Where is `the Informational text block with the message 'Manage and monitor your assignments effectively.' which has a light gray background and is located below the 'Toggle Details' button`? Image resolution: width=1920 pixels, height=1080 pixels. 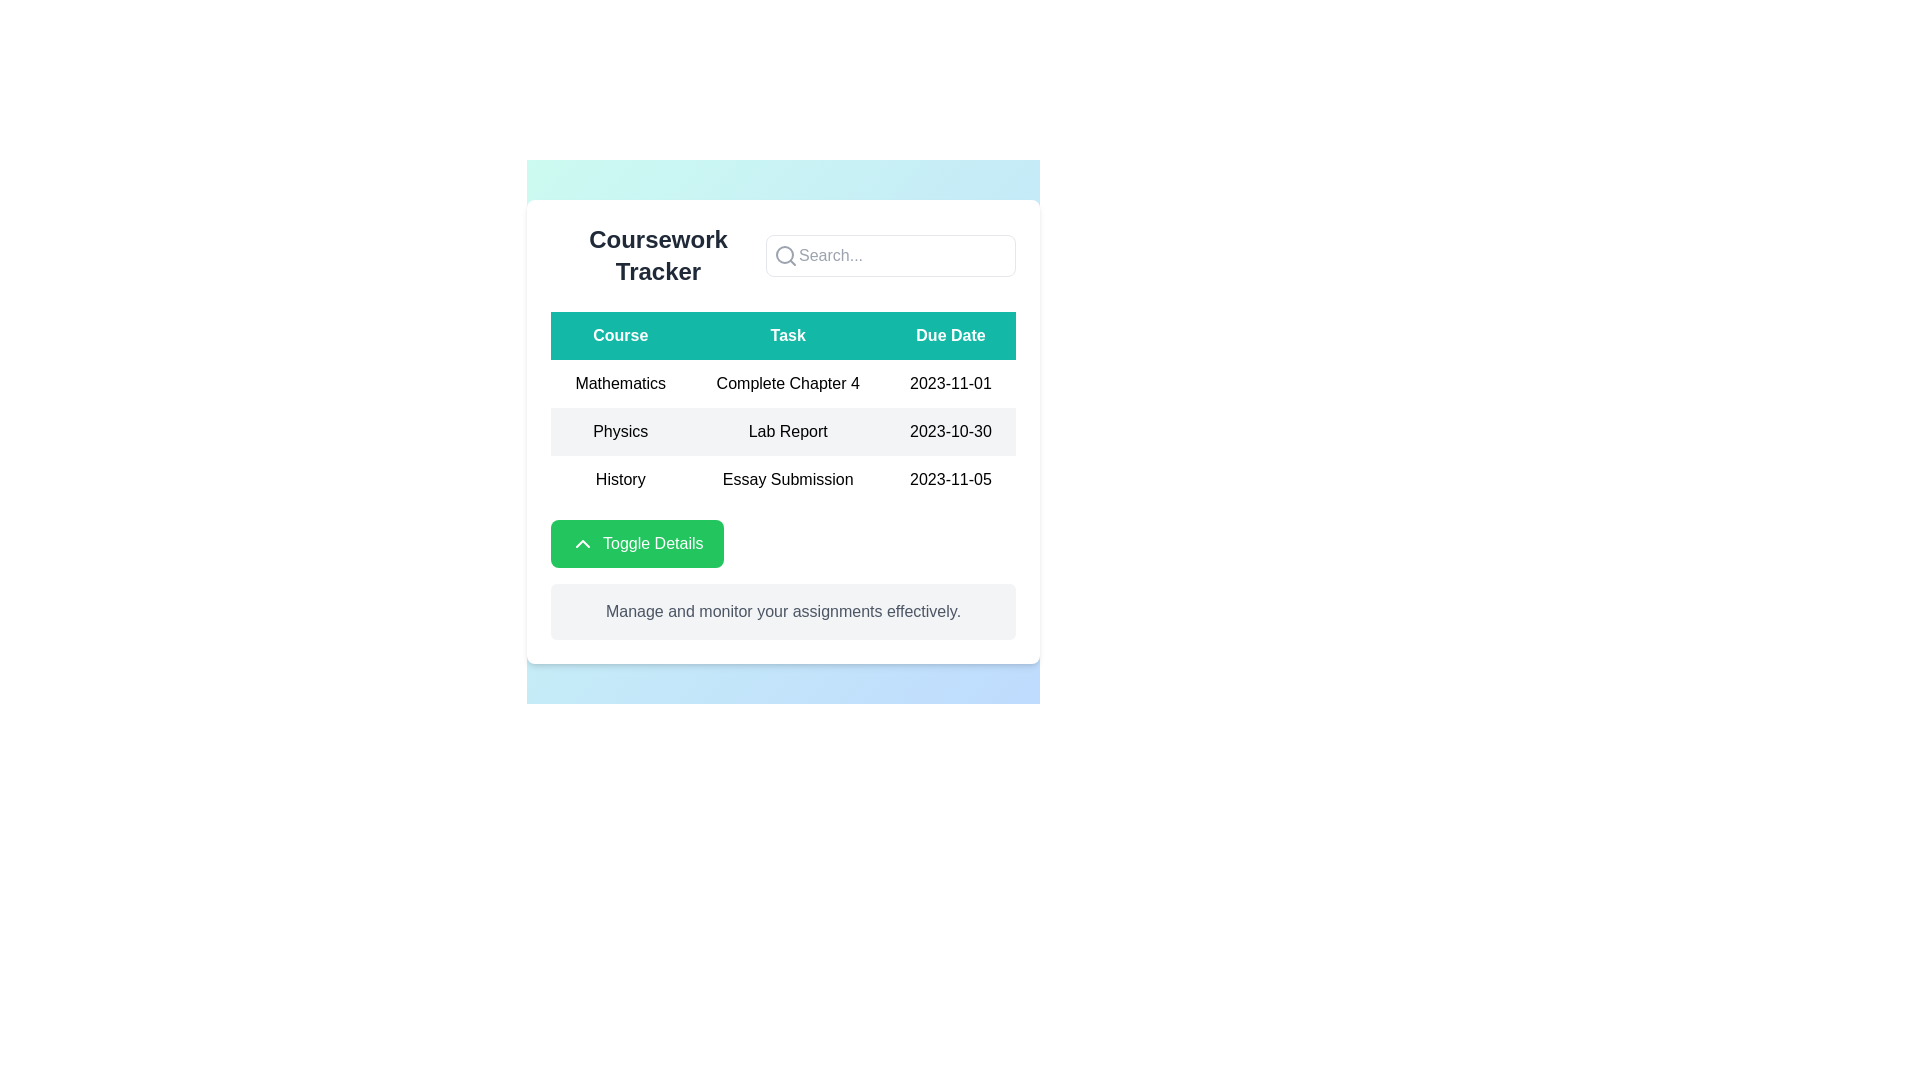 the Informational text block with the message 'Manage and monitor your assignments effectively.' which has a light gray background and is located below the 'Toggle Details' button is located at coordinates (782, 611).